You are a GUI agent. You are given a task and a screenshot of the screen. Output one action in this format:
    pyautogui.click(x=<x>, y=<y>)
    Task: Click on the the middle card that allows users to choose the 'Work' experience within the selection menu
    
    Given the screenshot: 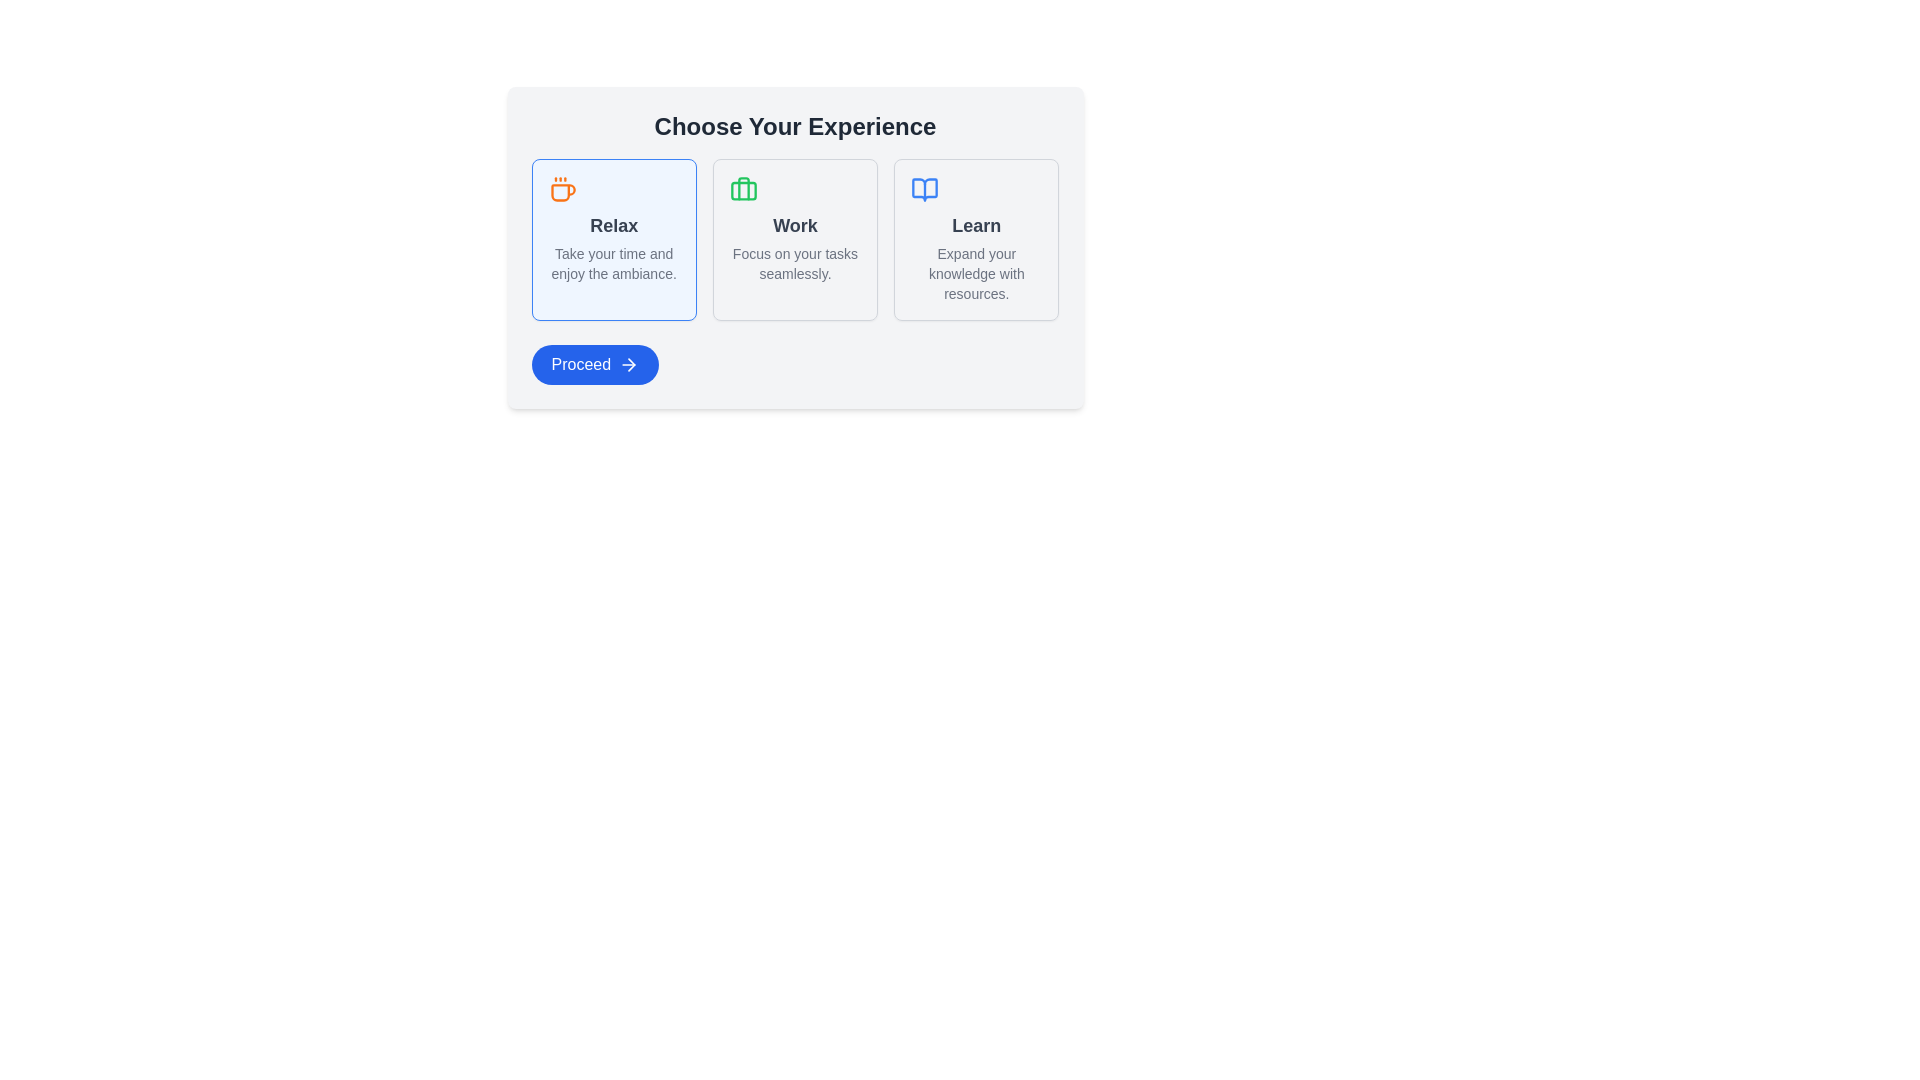 What is the action you would take?
    pyautogui.click(x=794, y=246)
    